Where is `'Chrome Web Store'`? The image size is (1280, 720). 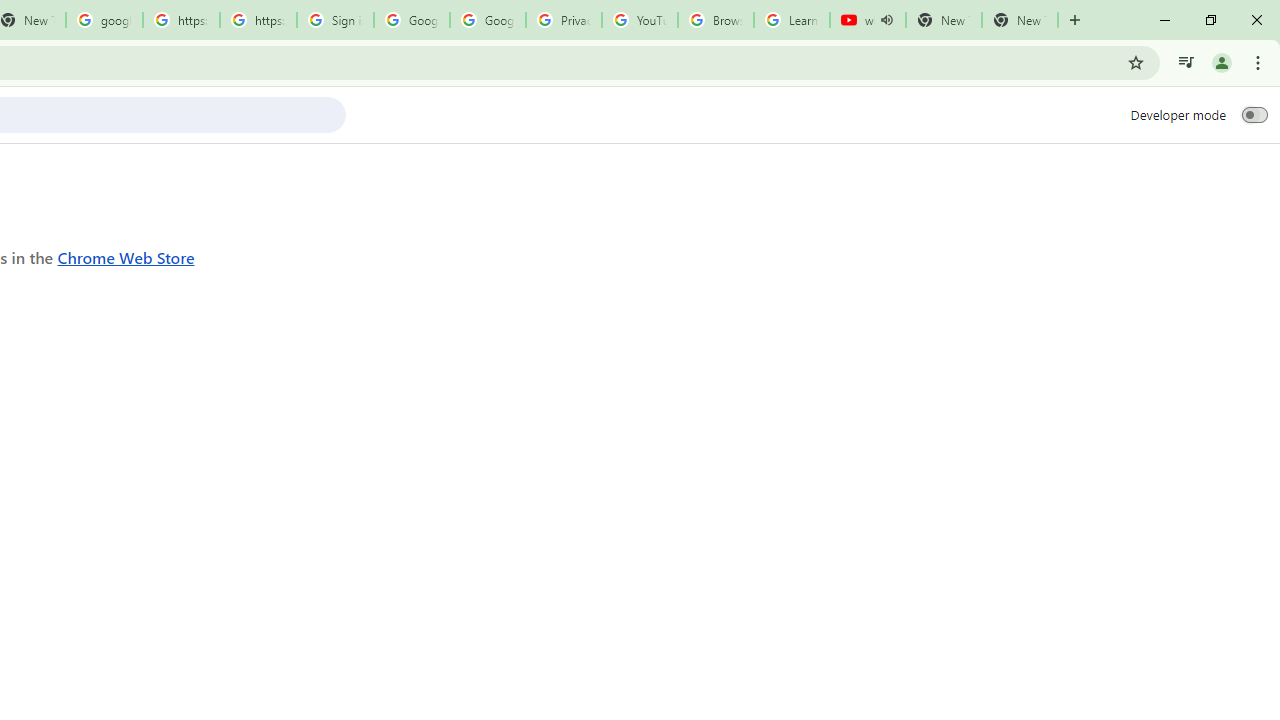 'Chrome Web Store' is located at coordinates (125, 256).